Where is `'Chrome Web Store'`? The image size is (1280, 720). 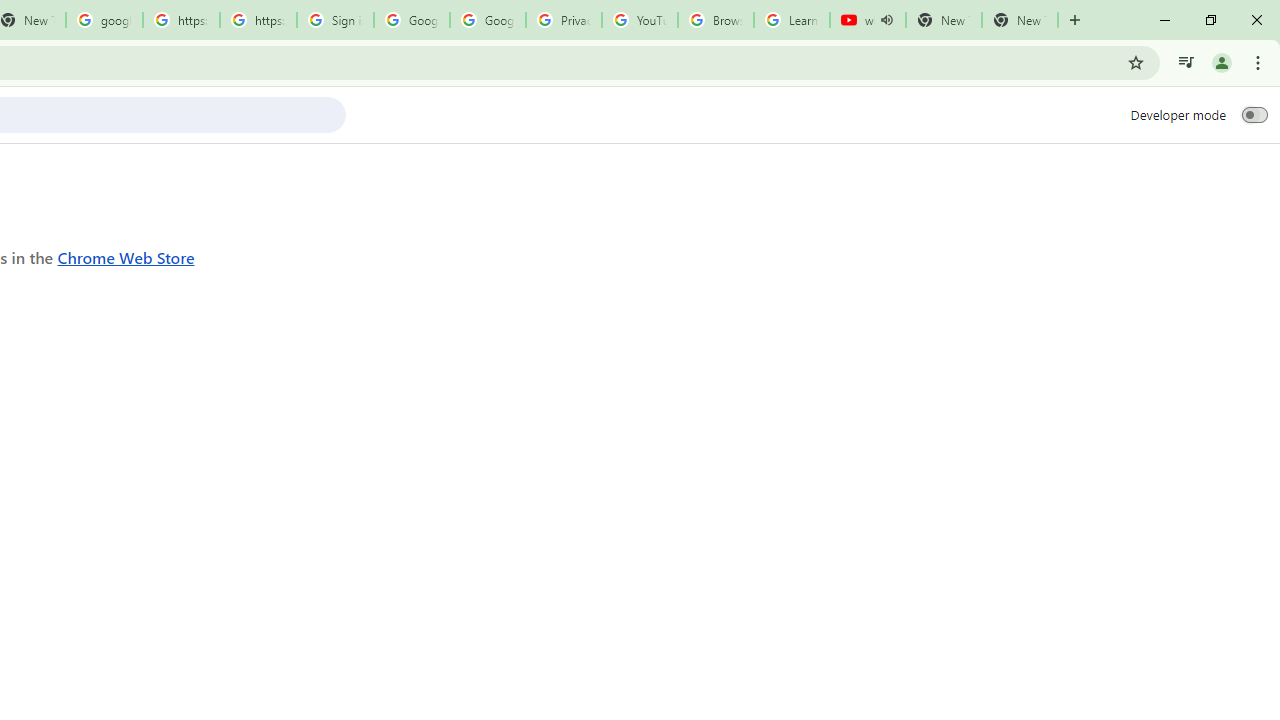 'Chrome Web Store' is located at coordinates (125, 256).